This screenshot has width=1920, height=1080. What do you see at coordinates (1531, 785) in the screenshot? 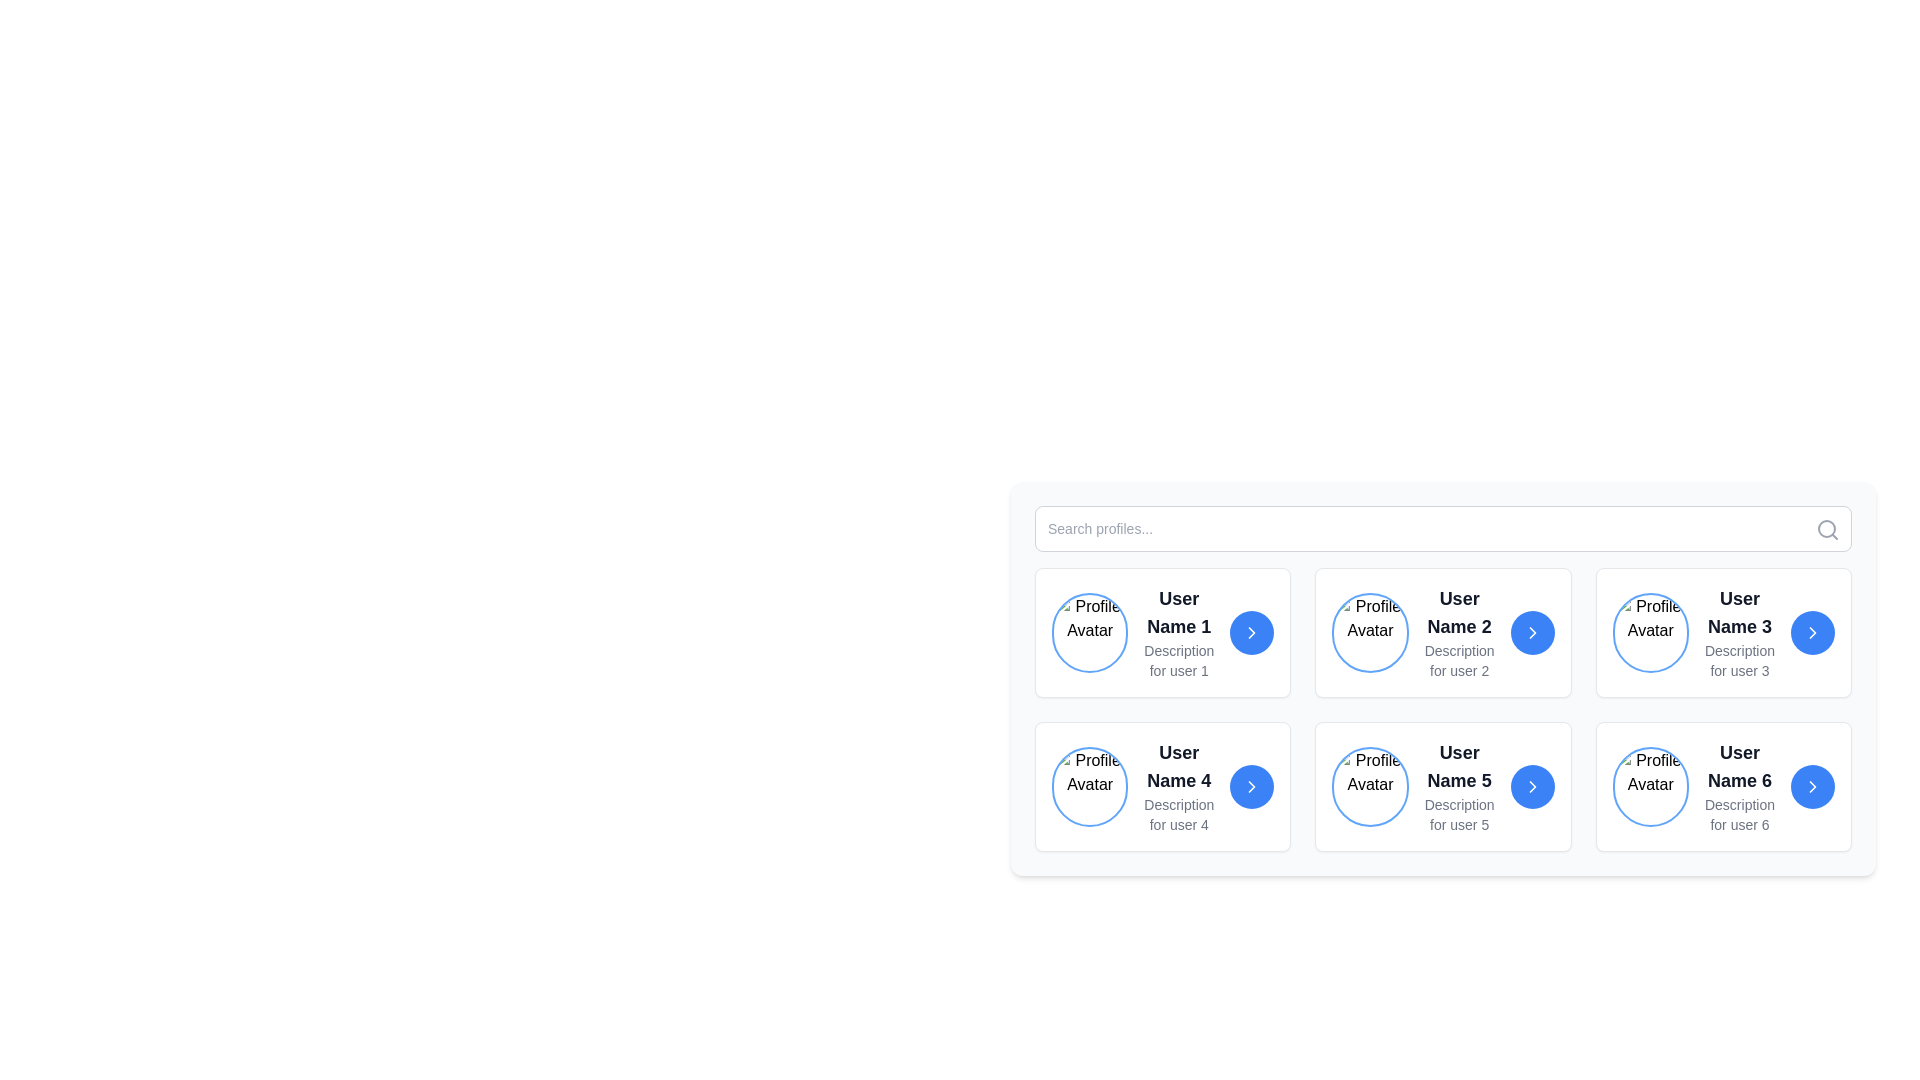
I see `the chevron arrow icon located in the bottom-right corner of the 'User Name 5' card` at bounding box center [1531, 785].